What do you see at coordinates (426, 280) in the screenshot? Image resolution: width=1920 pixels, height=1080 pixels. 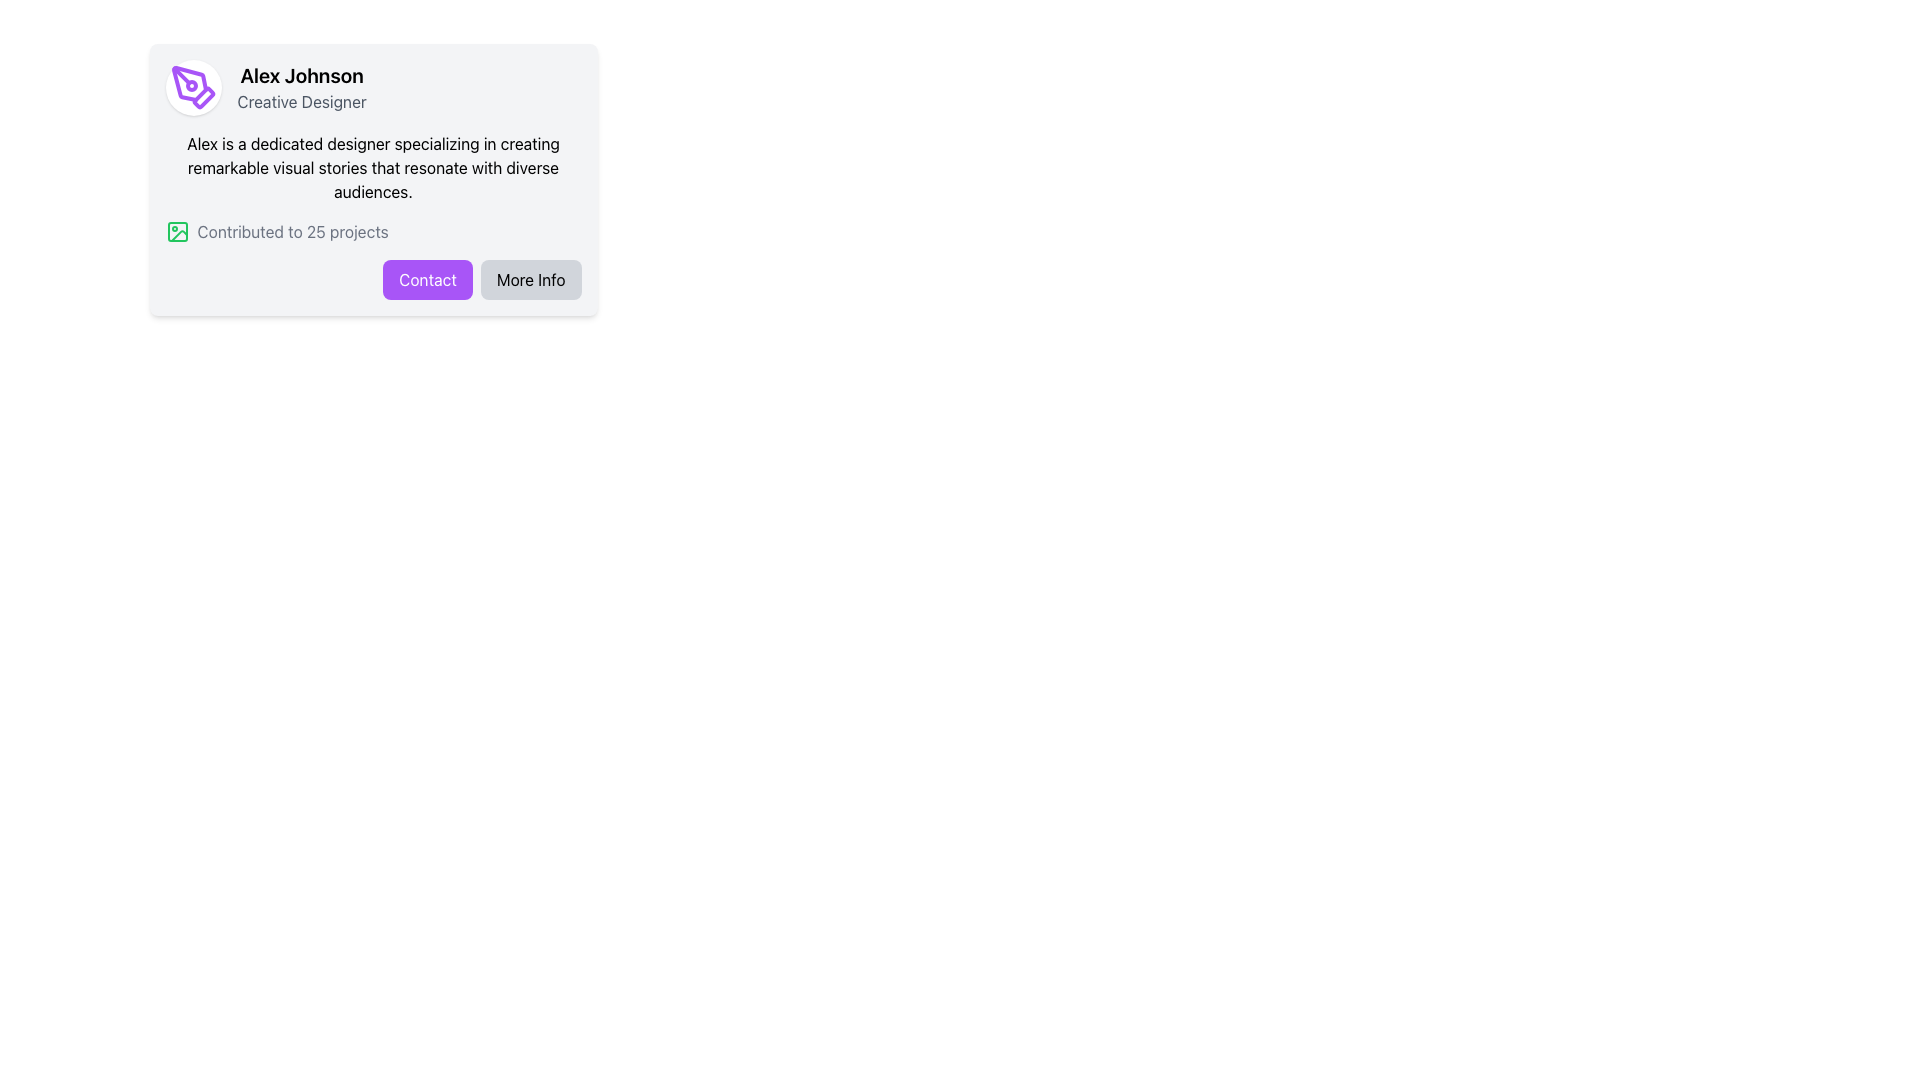 I see `the purple 'Contact' button located in the lower-right corner of the card layout displaying information about 'Alex Johnson'` at bounding box center [426, 280].